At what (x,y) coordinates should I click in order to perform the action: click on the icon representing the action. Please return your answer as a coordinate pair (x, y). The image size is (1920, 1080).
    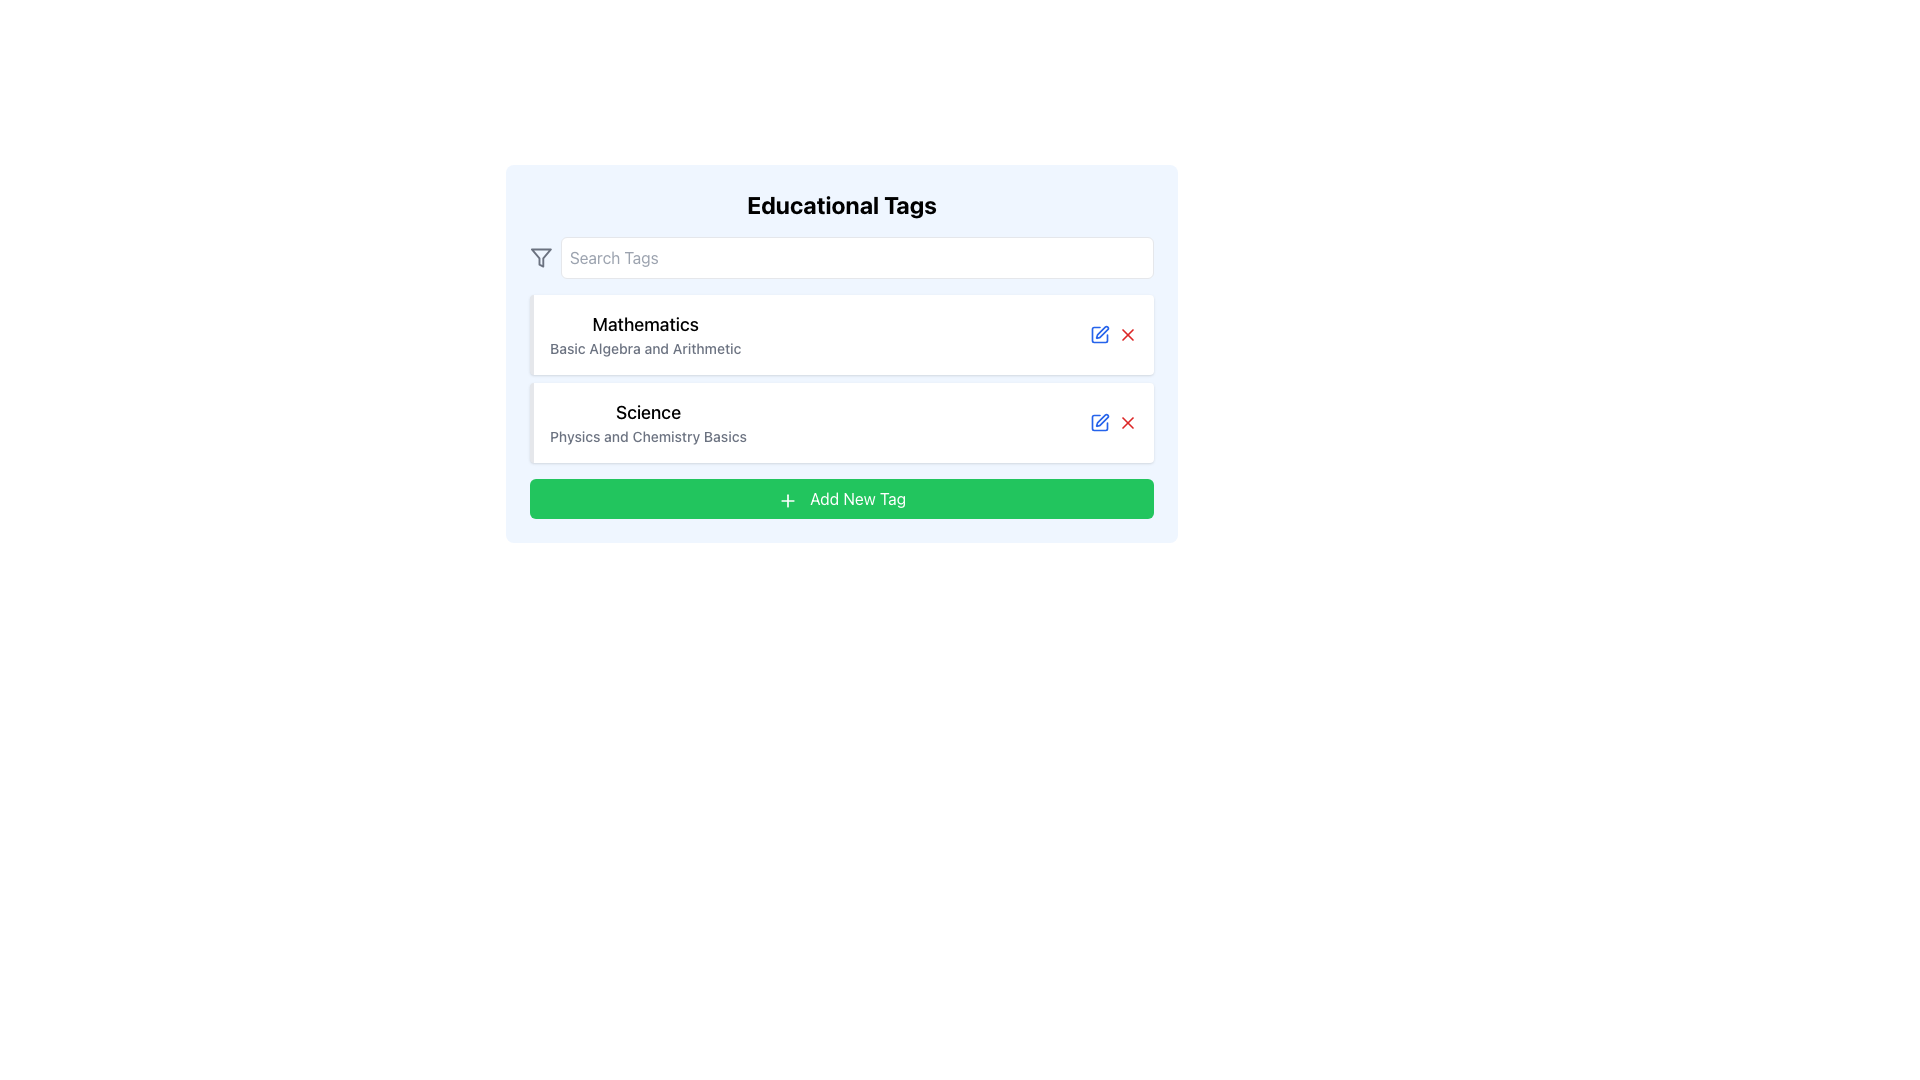
    Looking at the image, I should click on (786, 499).